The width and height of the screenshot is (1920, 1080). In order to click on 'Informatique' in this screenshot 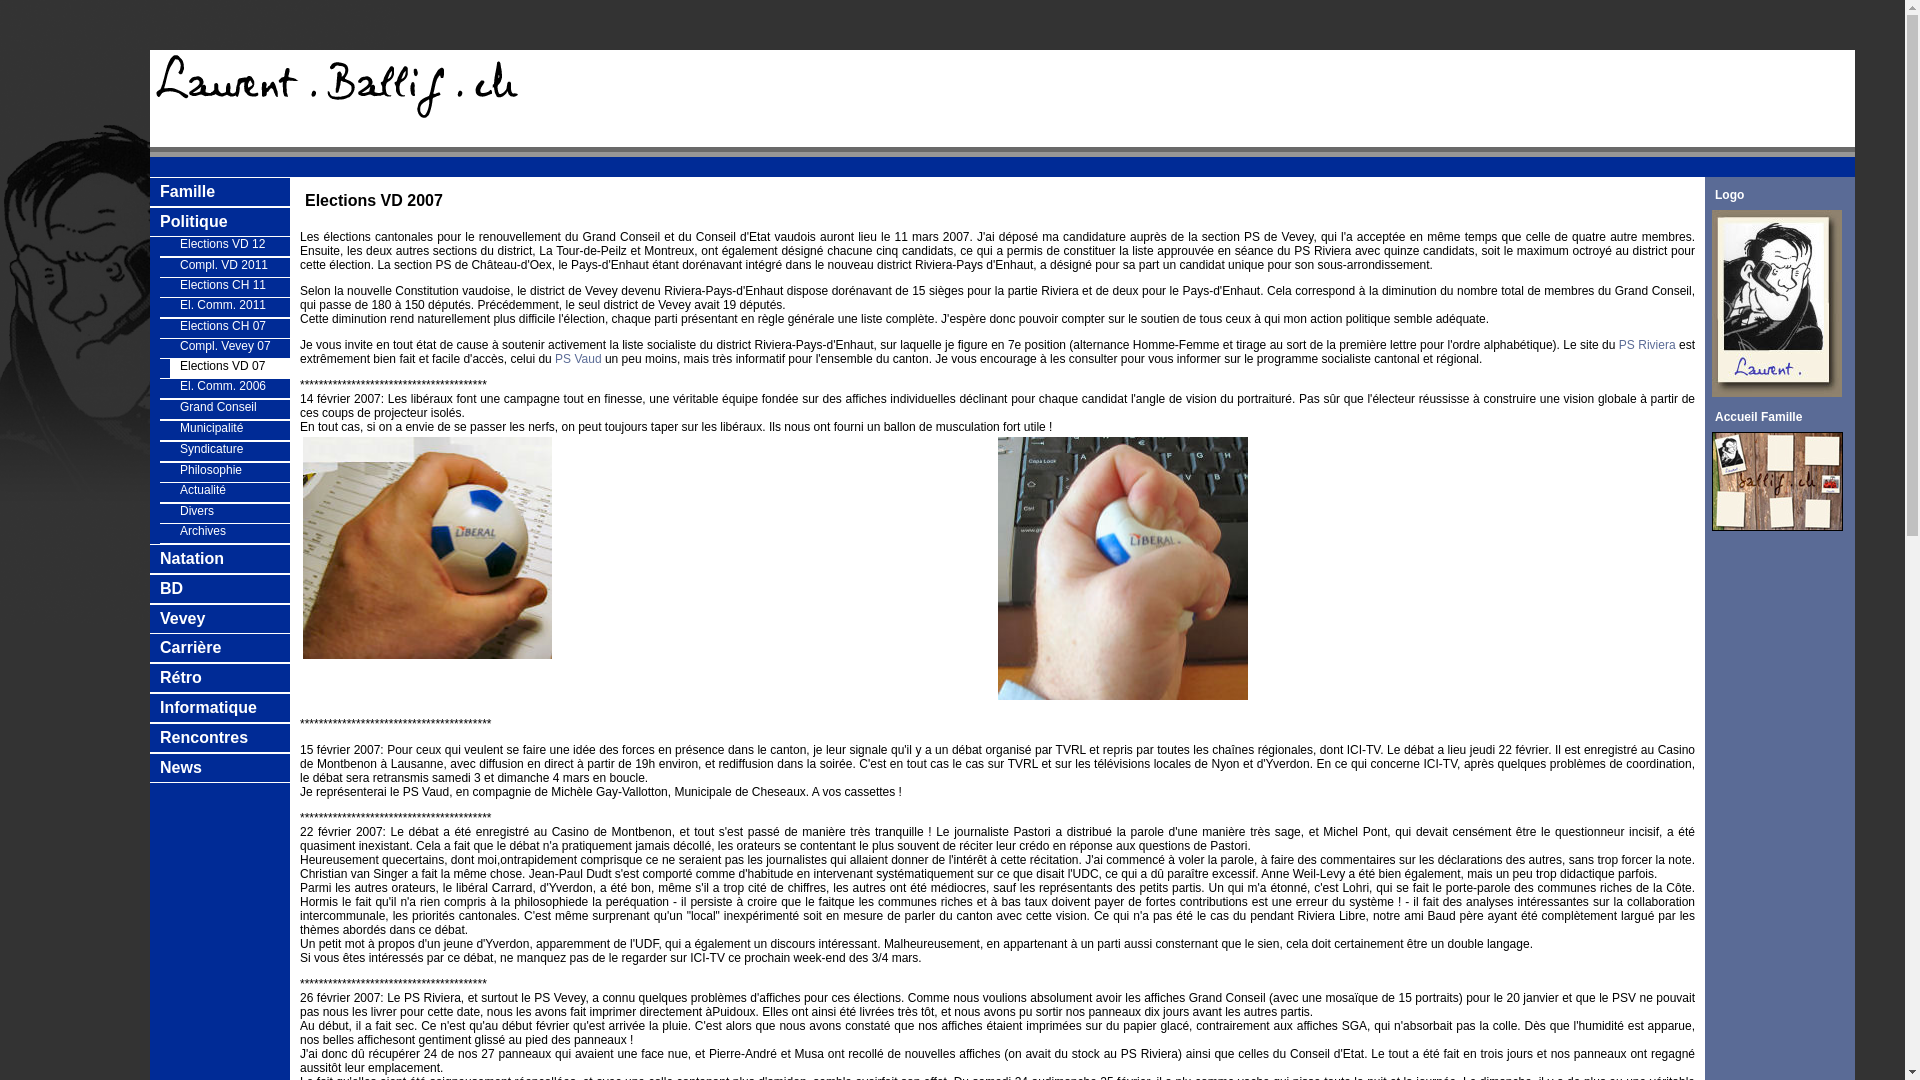, I will do `click(208, 706)`.